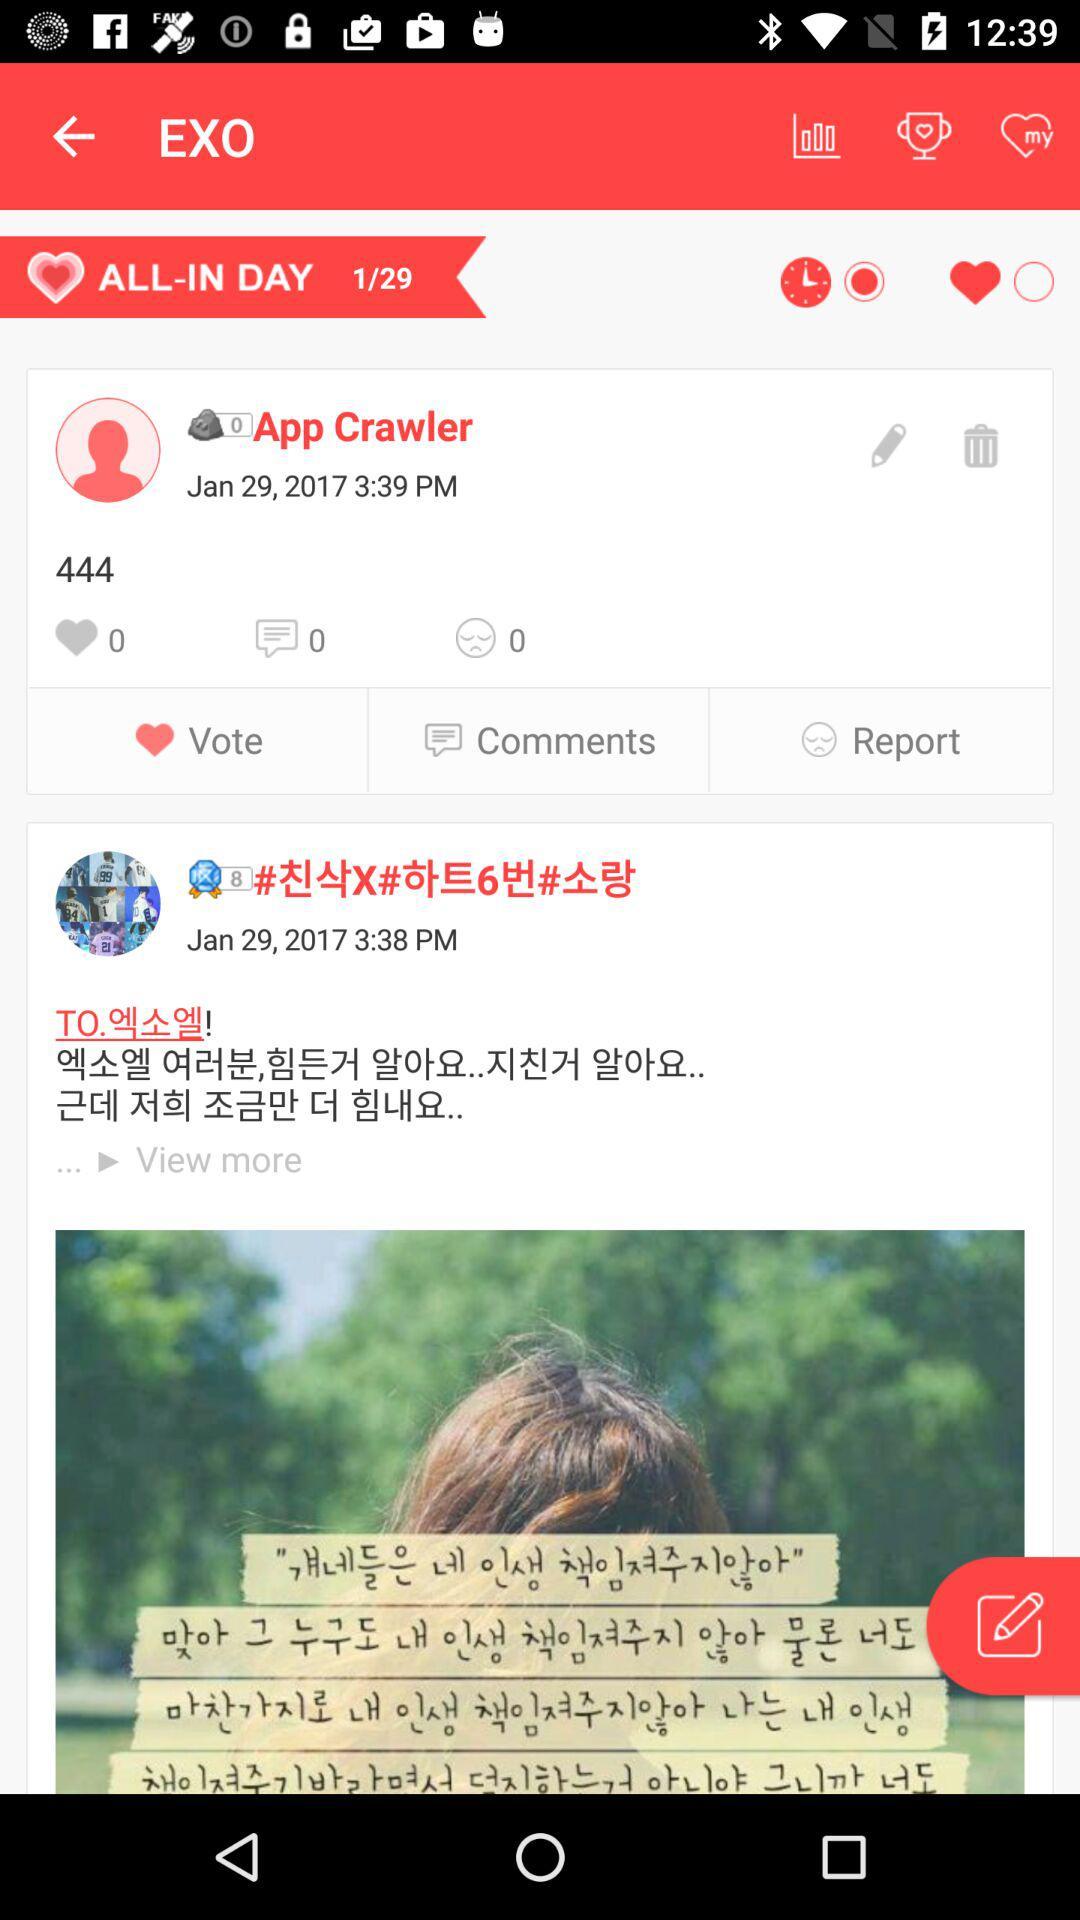  Describe the element at coordinates (885, 442) in the screenshot. I see `edit` at that location.